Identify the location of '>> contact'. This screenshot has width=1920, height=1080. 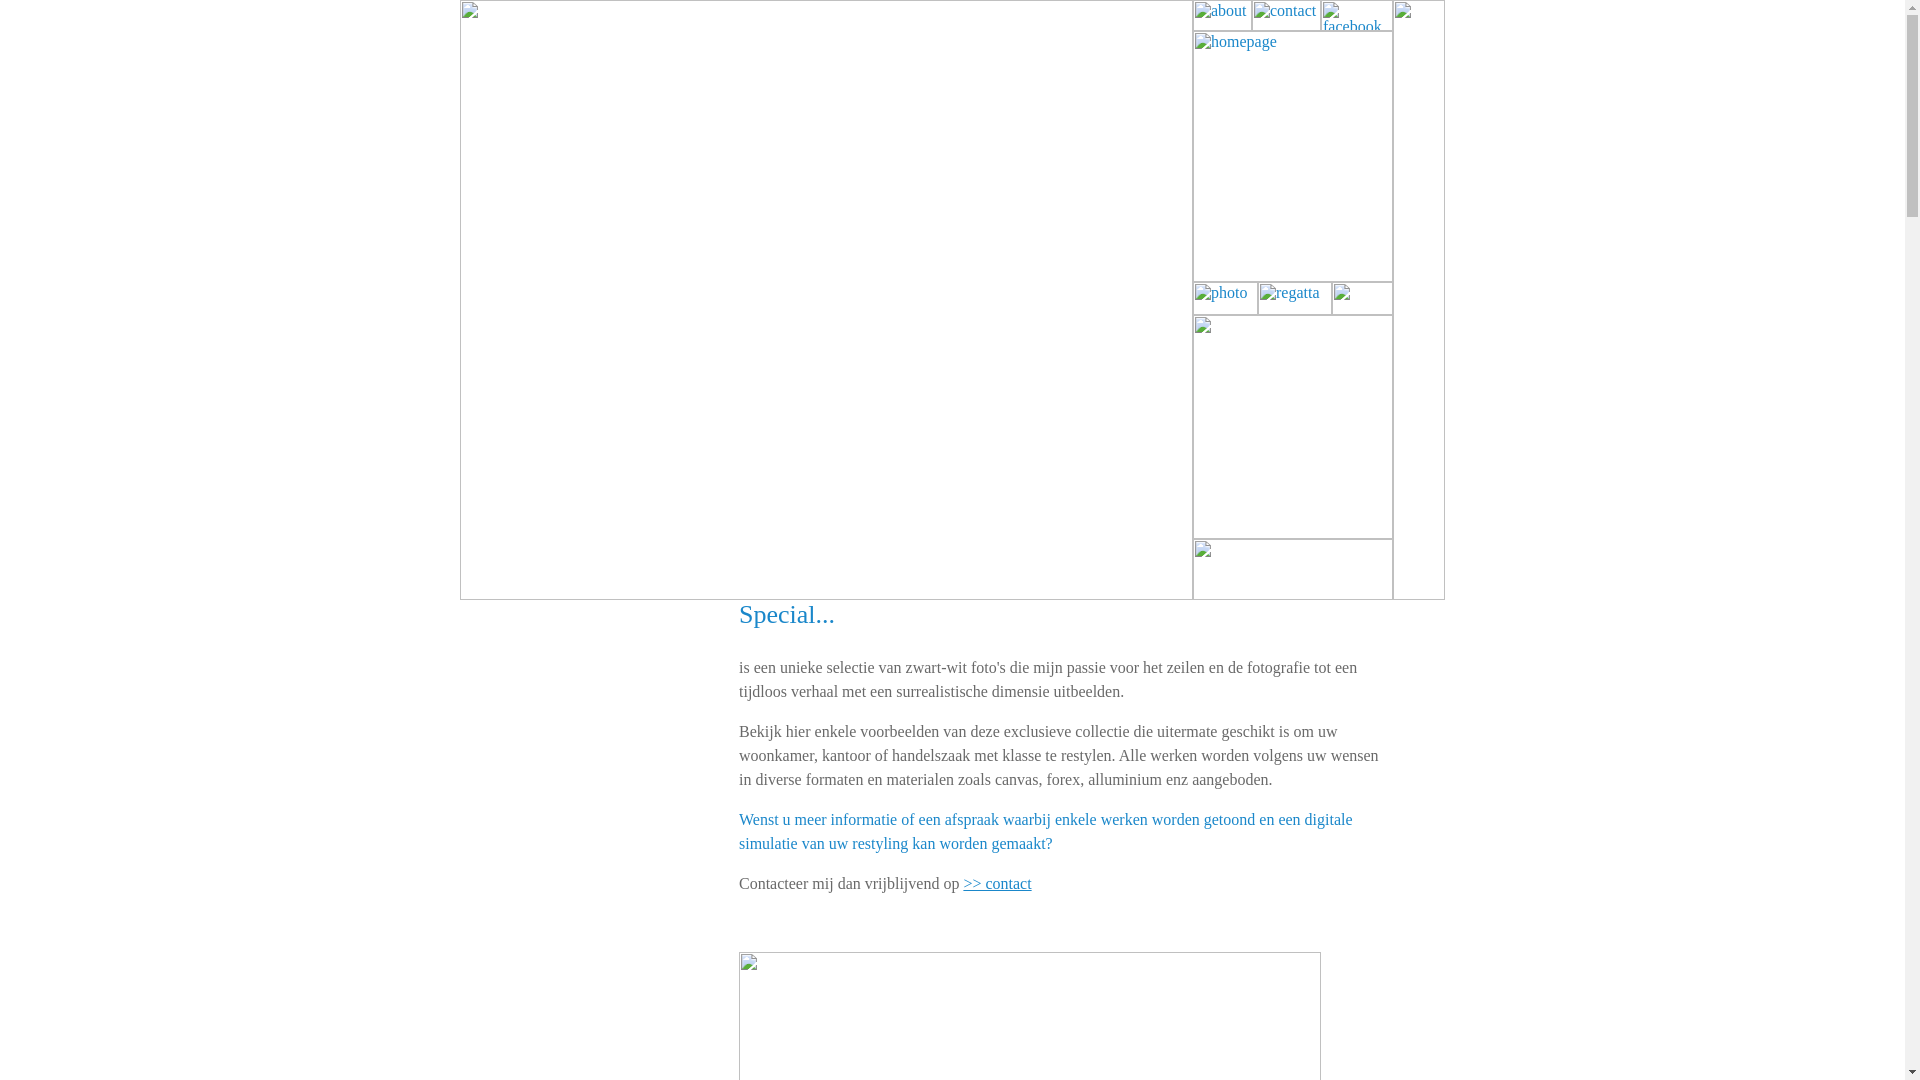
(997, 882).